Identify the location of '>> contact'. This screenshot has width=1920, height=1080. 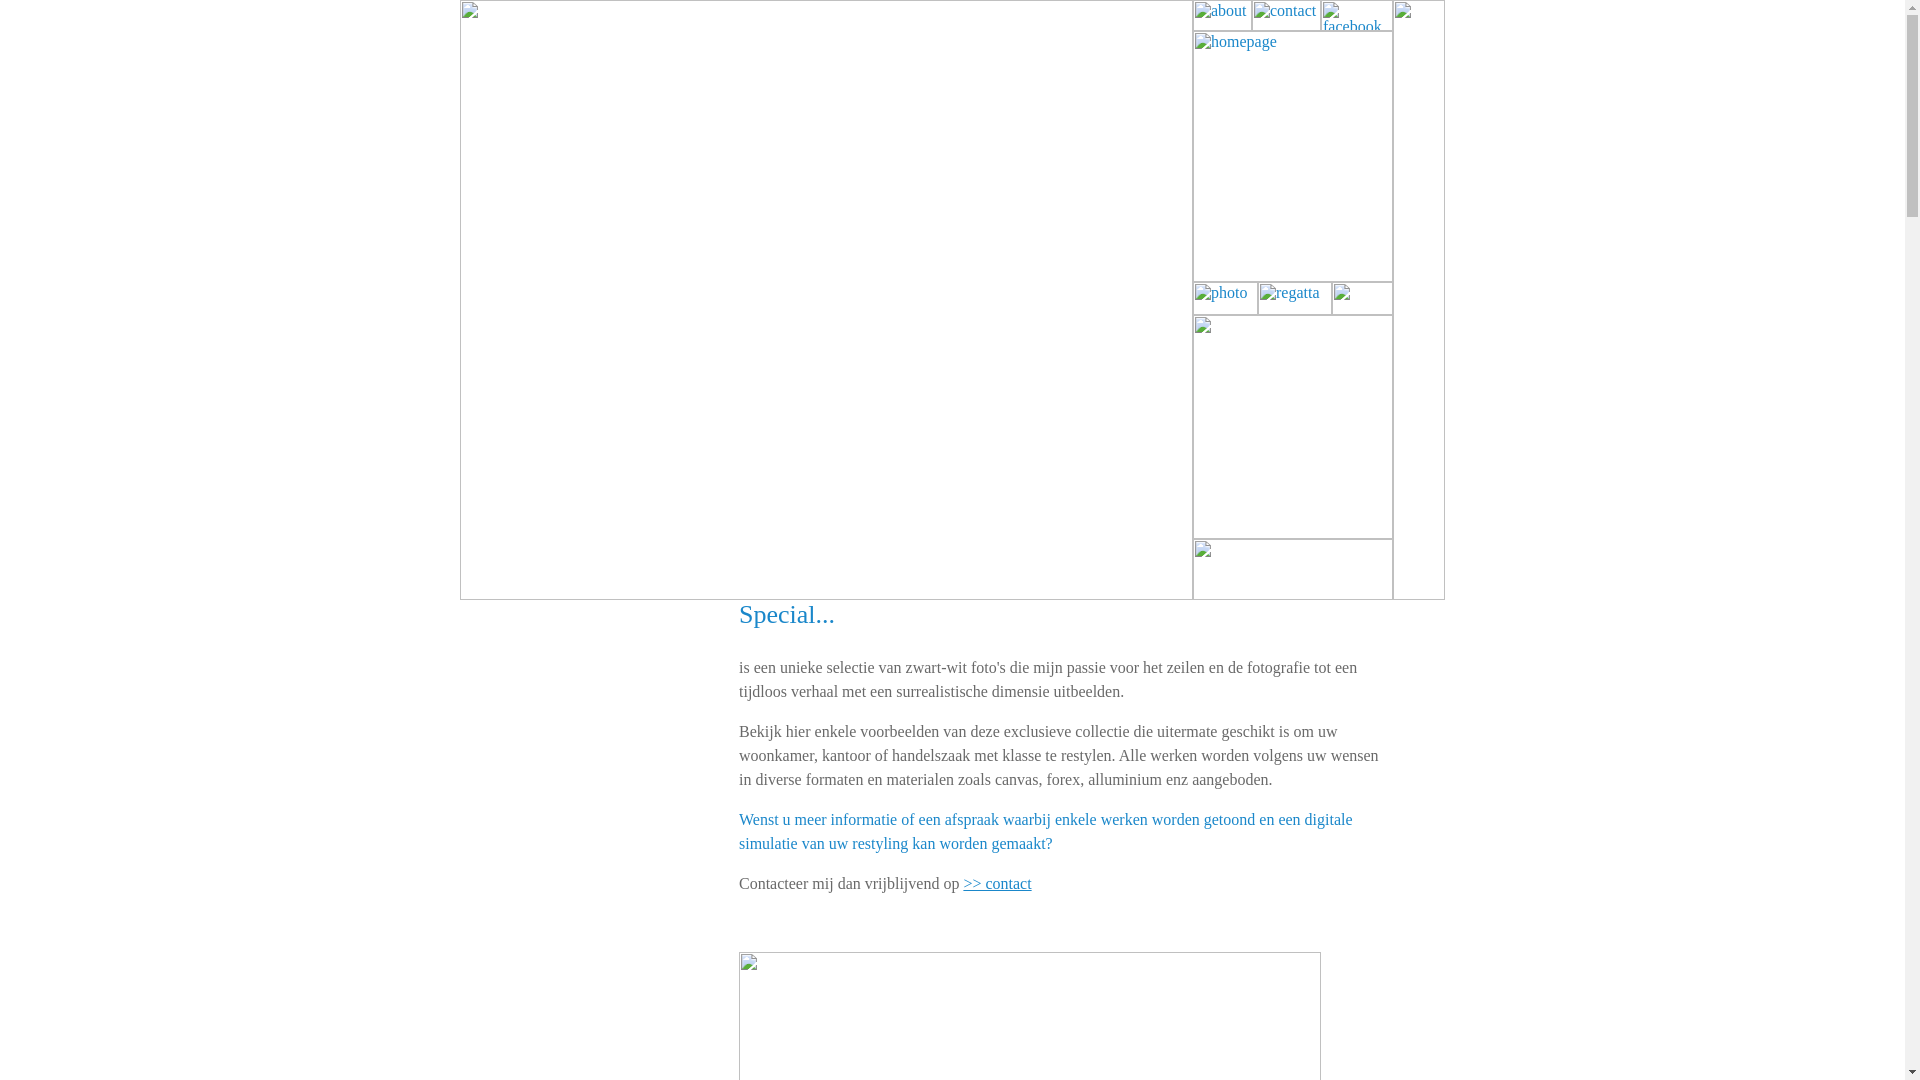
(997, 882).